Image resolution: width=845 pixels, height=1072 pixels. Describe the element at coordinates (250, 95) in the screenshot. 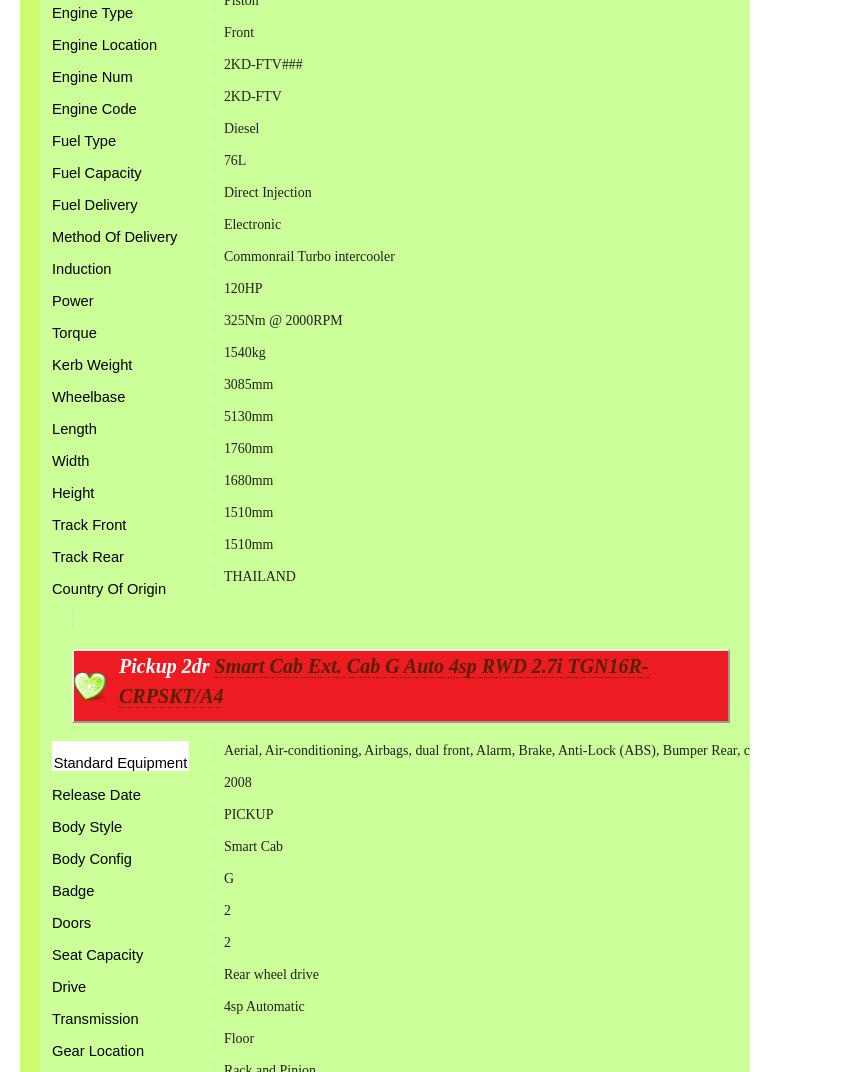

I see `'2KD-FTV'` at that location.